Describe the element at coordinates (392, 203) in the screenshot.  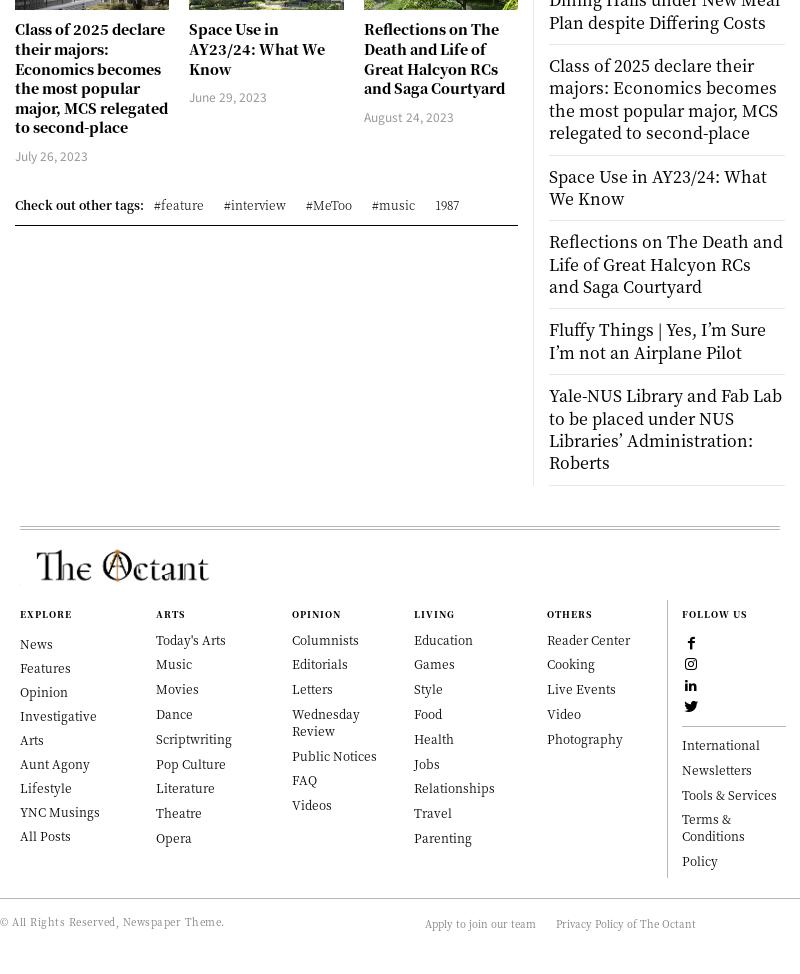
I see `'#music'` at that location.